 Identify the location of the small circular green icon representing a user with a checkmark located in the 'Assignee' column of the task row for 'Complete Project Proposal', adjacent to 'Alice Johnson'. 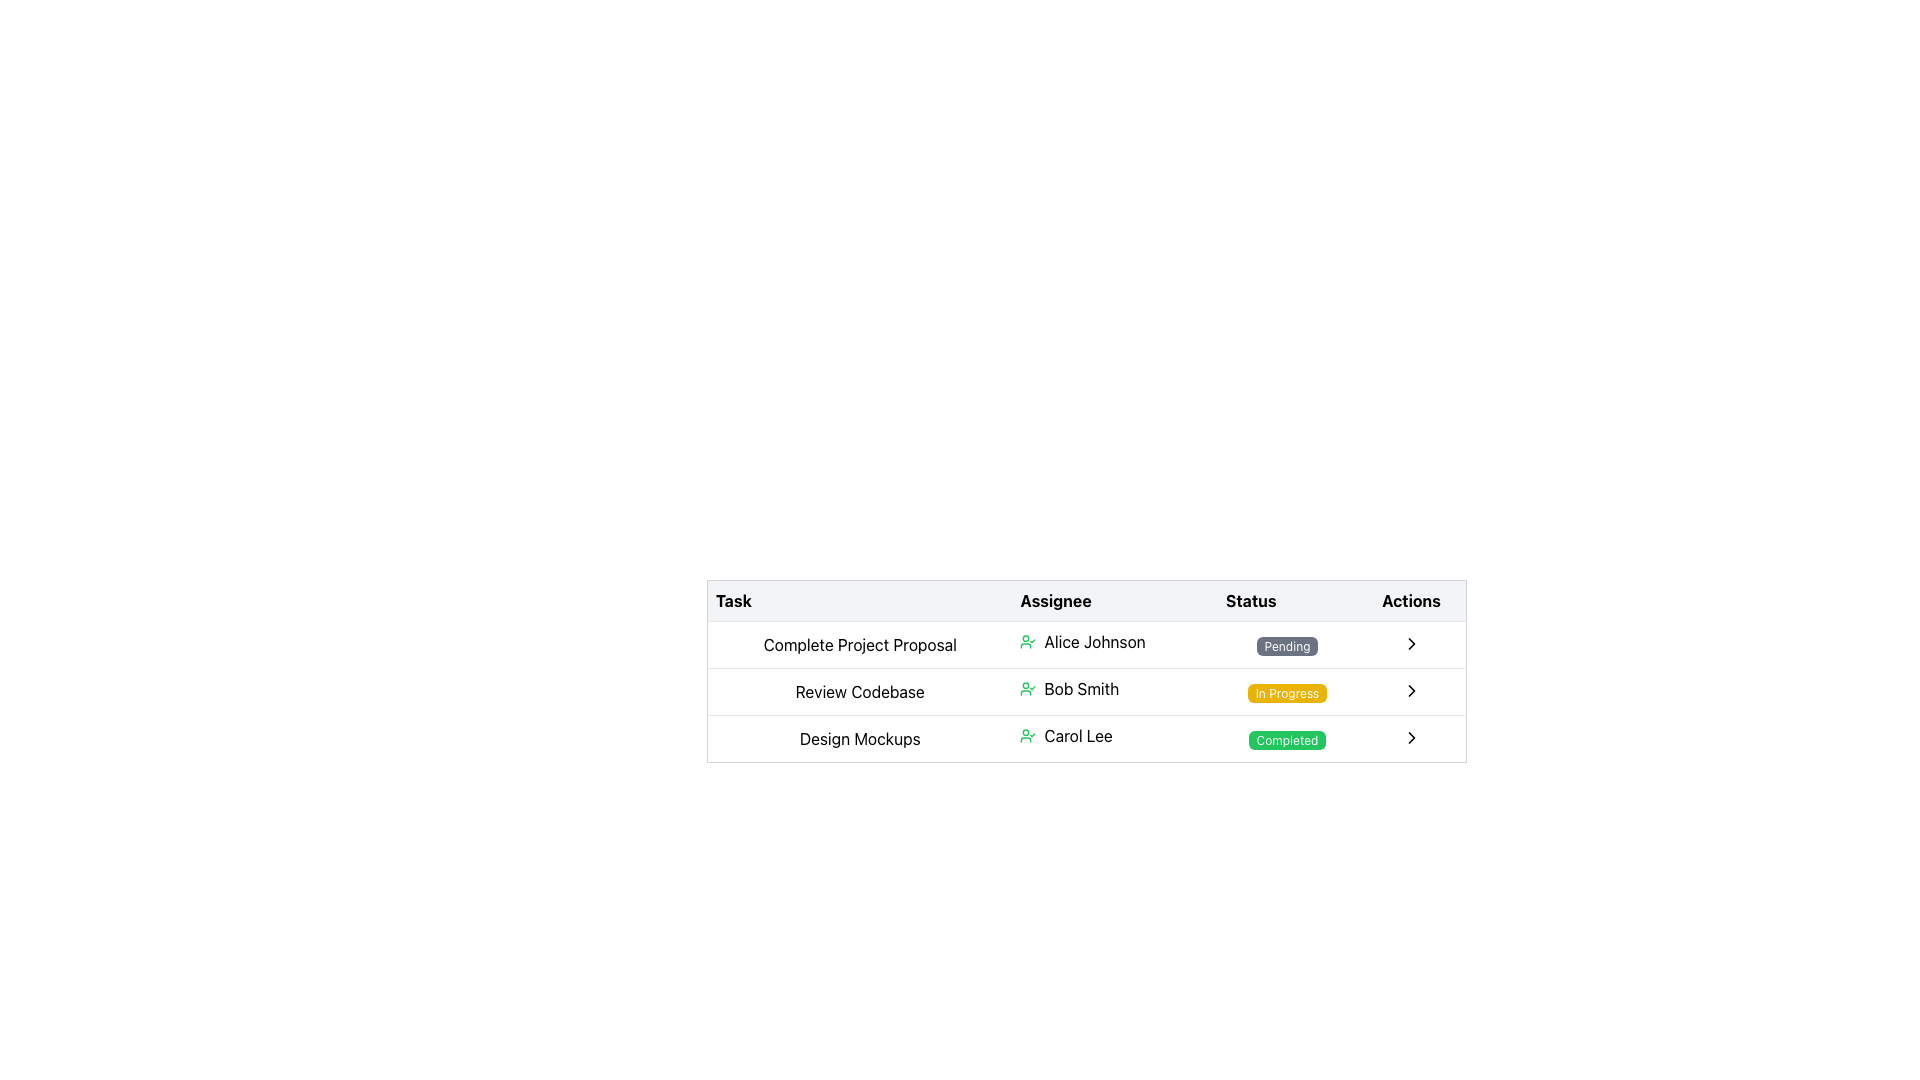
(1028, 641).